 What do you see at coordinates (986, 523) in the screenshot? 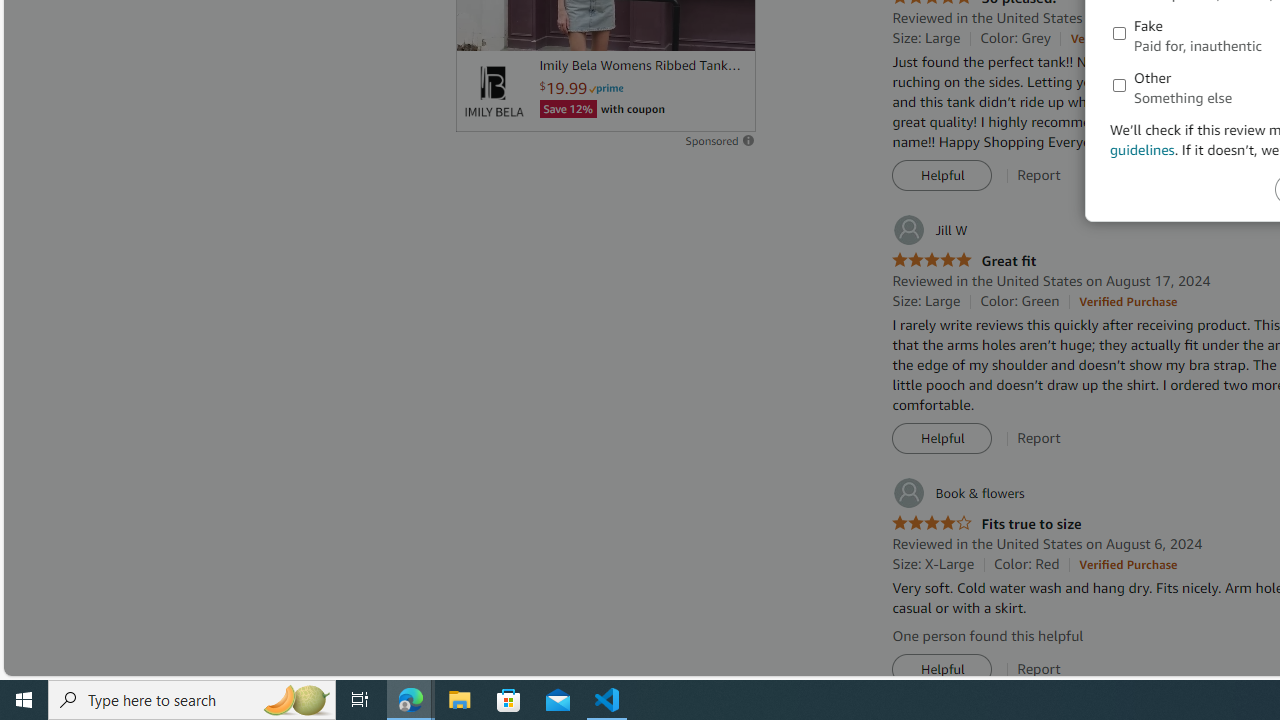
I see `'4.0 out of 5 stars Fits true to size'` at bounding box center [986, 523].